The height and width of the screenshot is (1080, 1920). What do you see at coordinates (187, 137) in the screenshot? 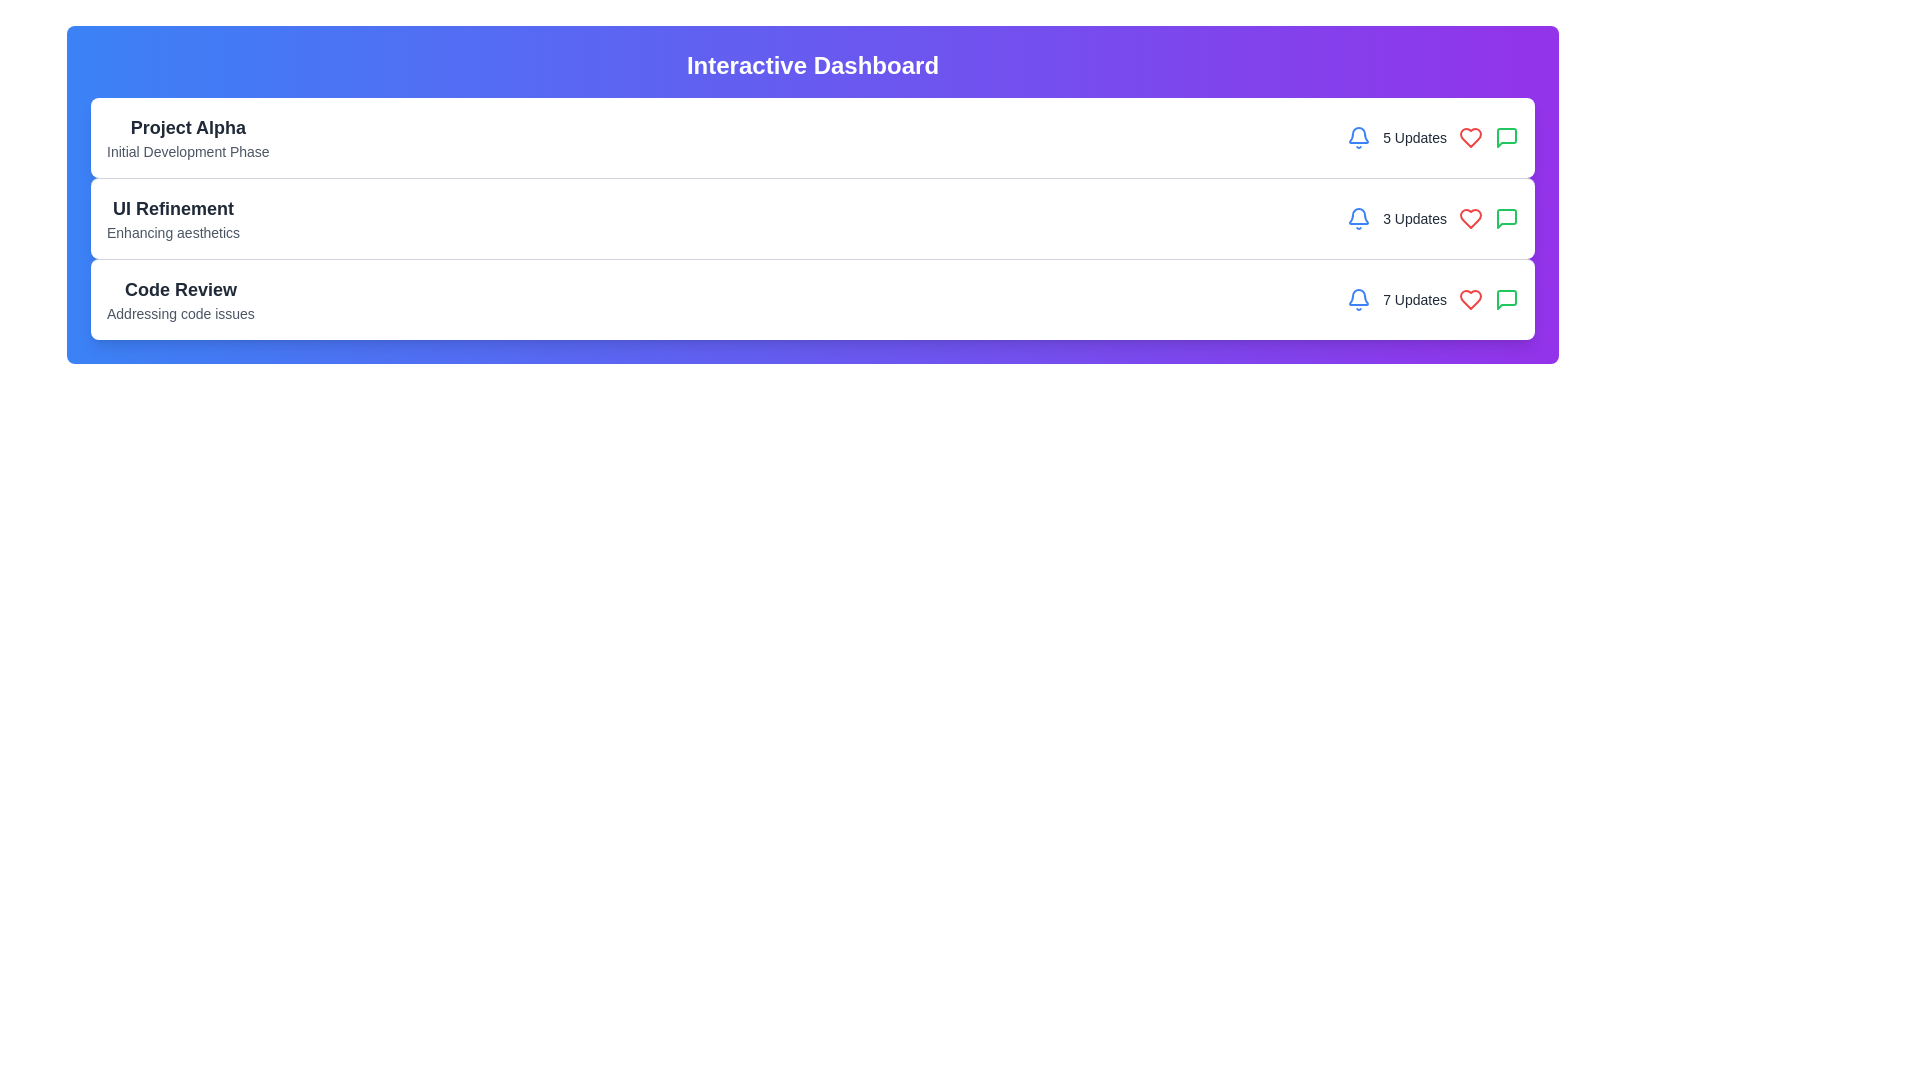
I see `the 'Project Alpha' text label, which is a bold title indicating the project name, to focus on the associated project details` at bounding box center [187, 137].